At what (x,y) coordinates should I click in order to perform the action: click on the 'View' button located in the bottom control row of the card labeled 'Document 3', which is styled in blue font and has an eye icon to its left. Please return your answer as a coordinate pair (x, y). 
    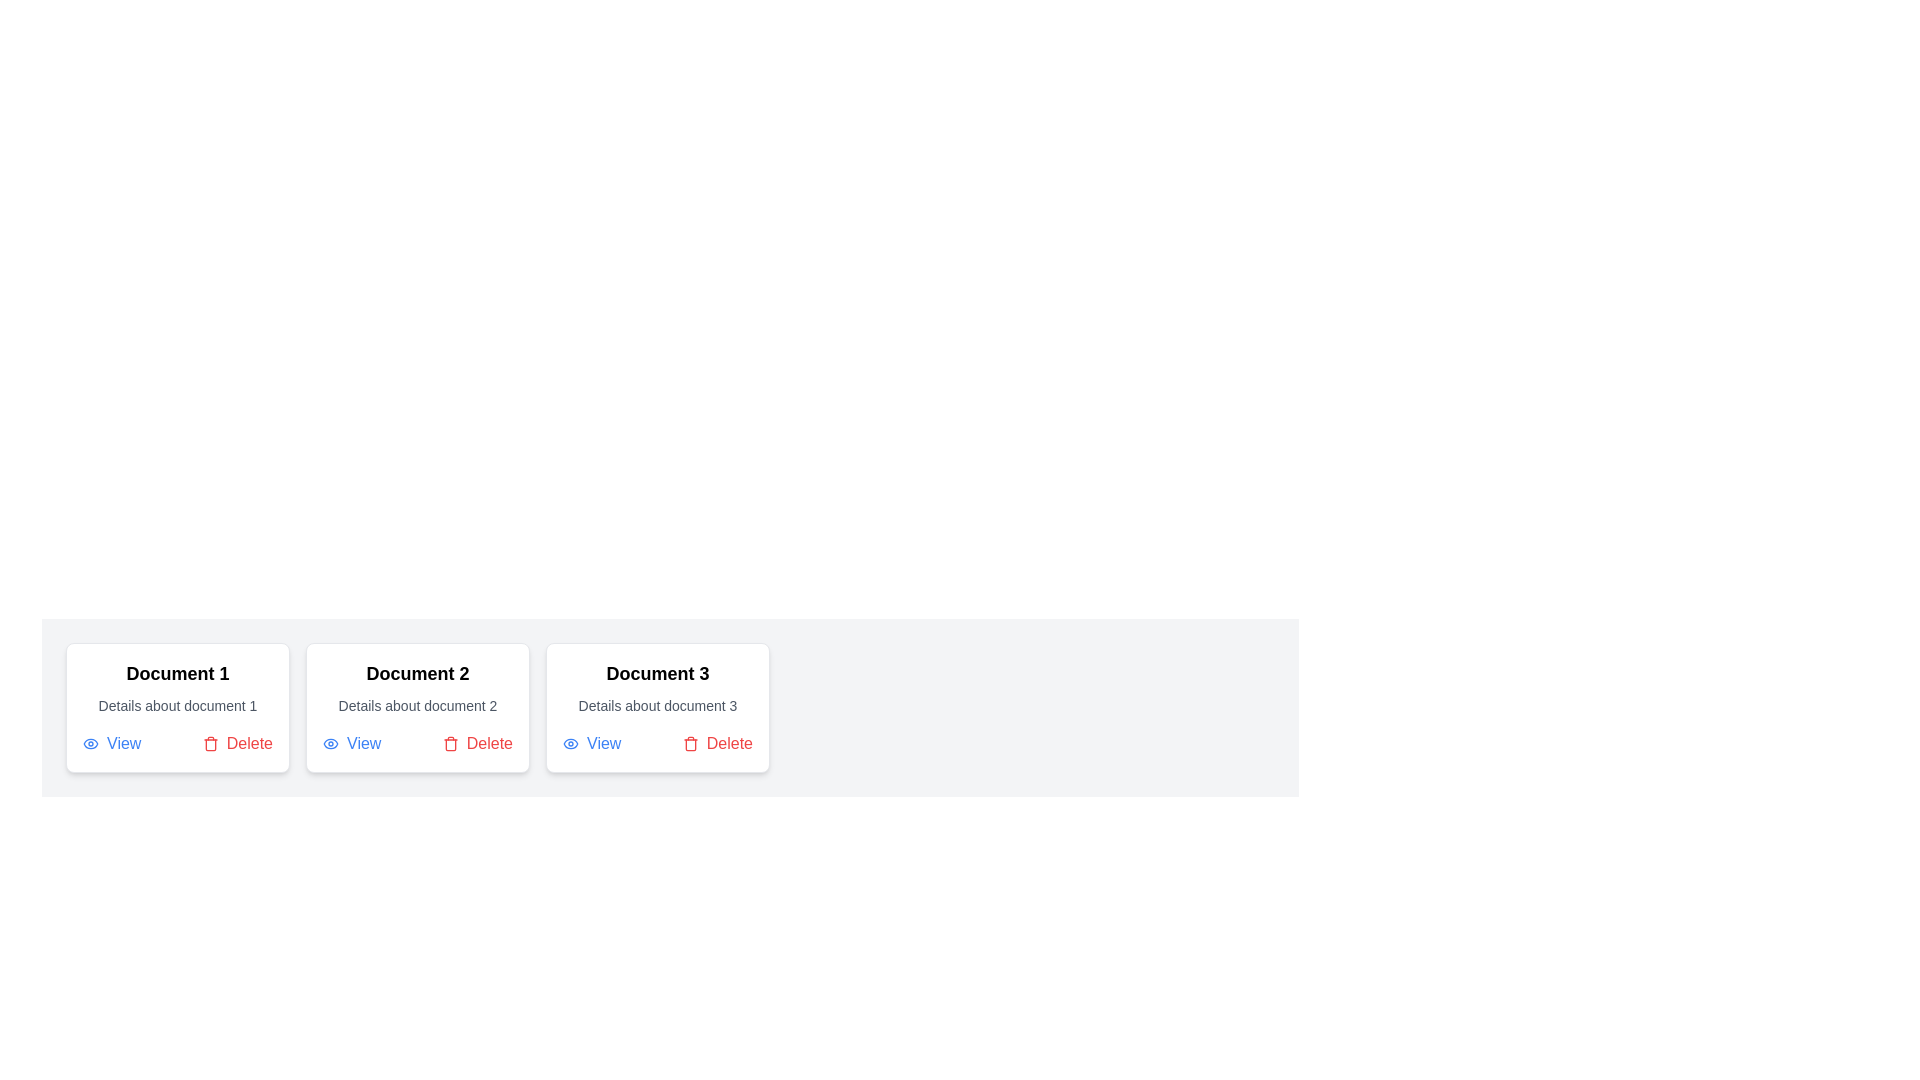
    Looking at the image, I should click on (591, 744).